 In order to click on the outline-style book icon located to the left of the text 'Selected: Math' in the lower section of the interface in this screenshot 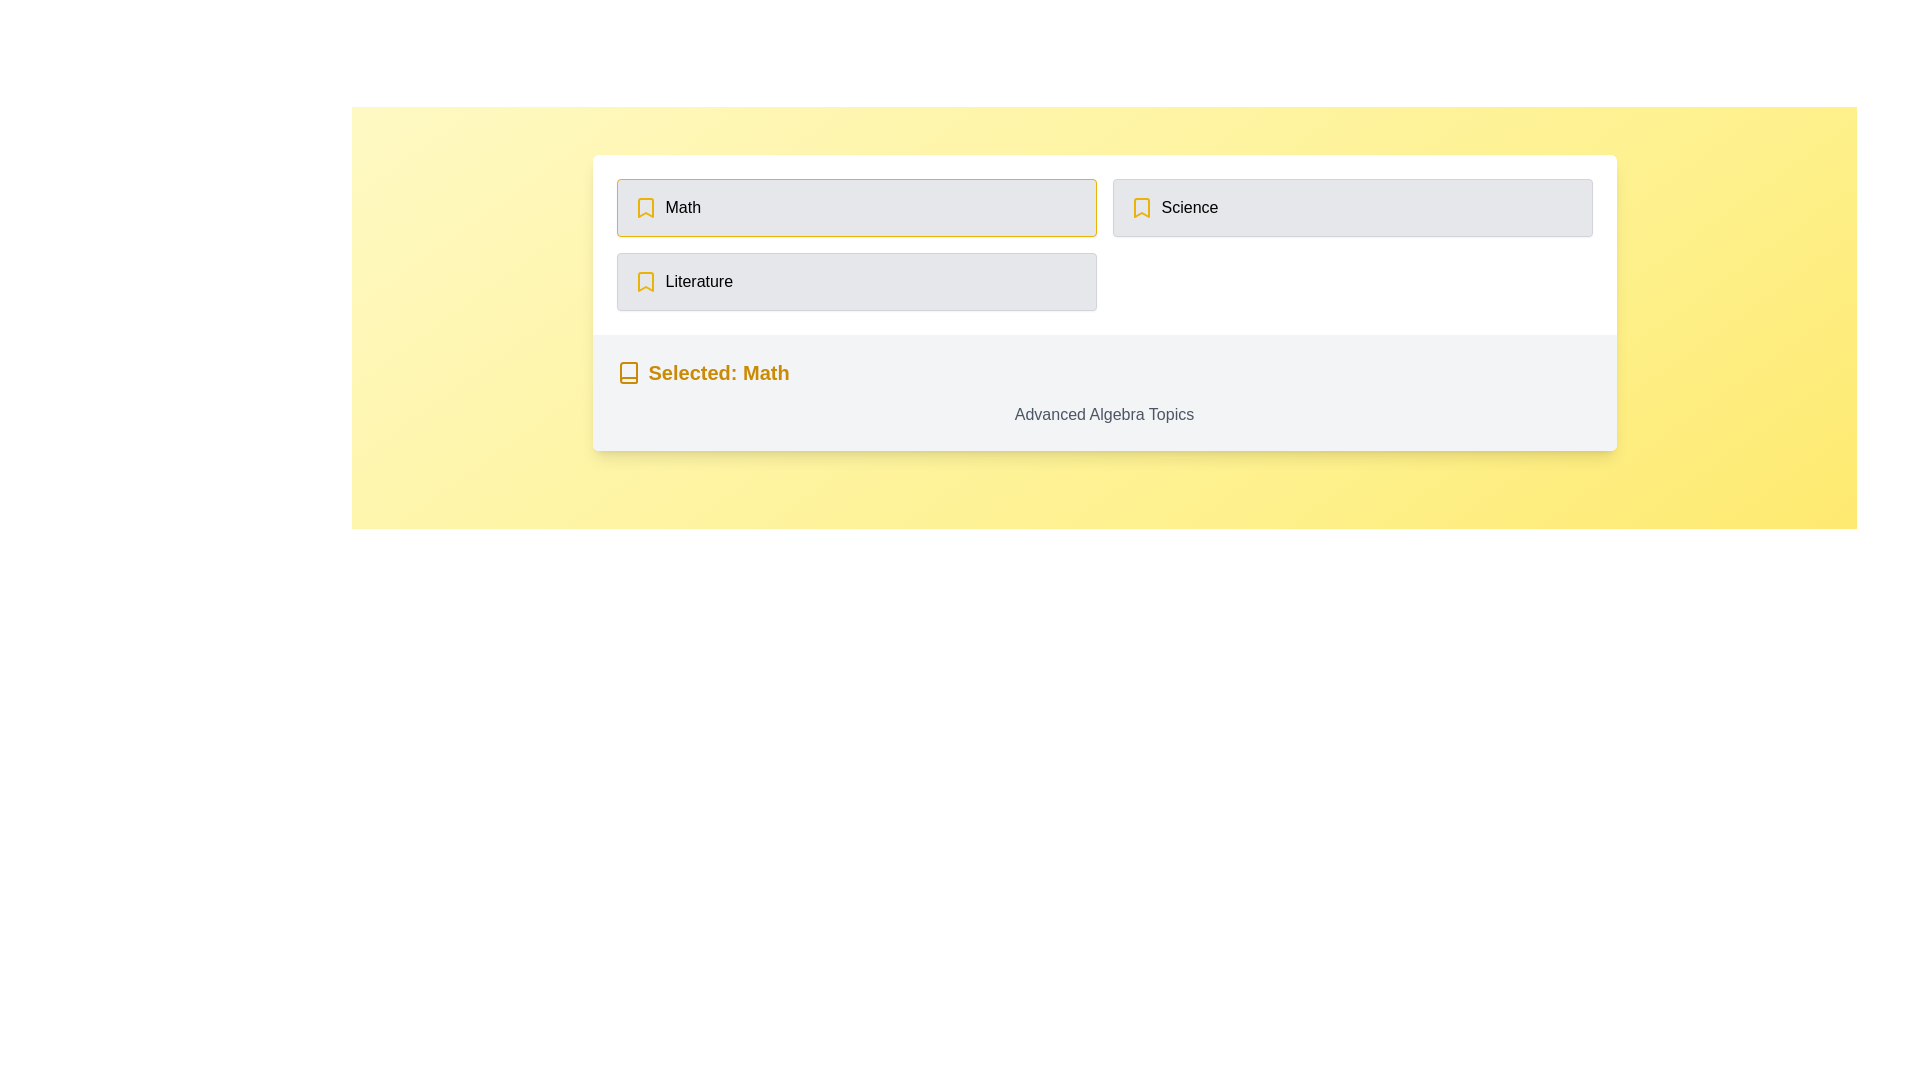, I will do `click(627, 373)`.